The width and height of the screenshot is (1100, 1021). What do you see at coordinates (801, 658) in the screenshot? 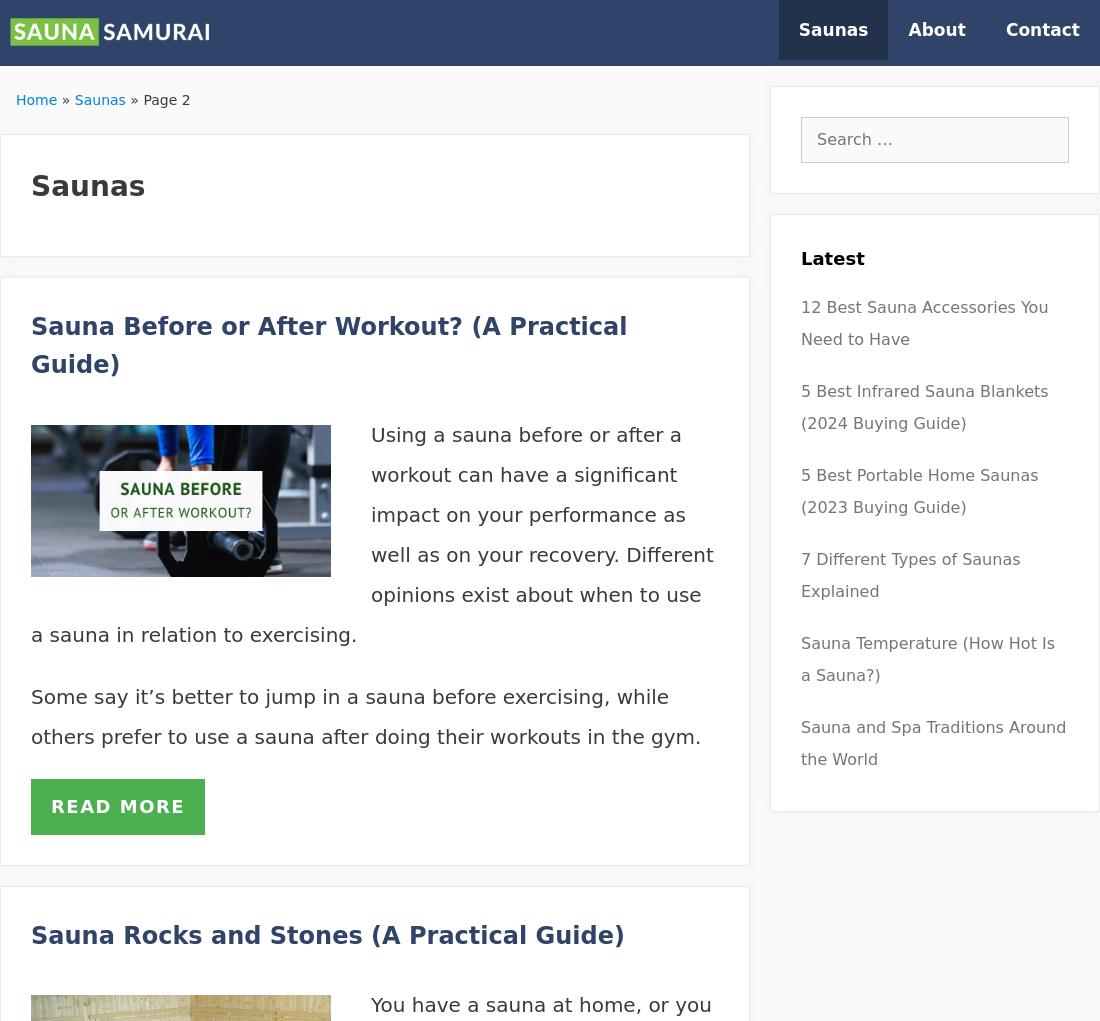
I see `'Sauna Temperature (How Hot Is a Sauna?)'` at bounding box center [801, 658].